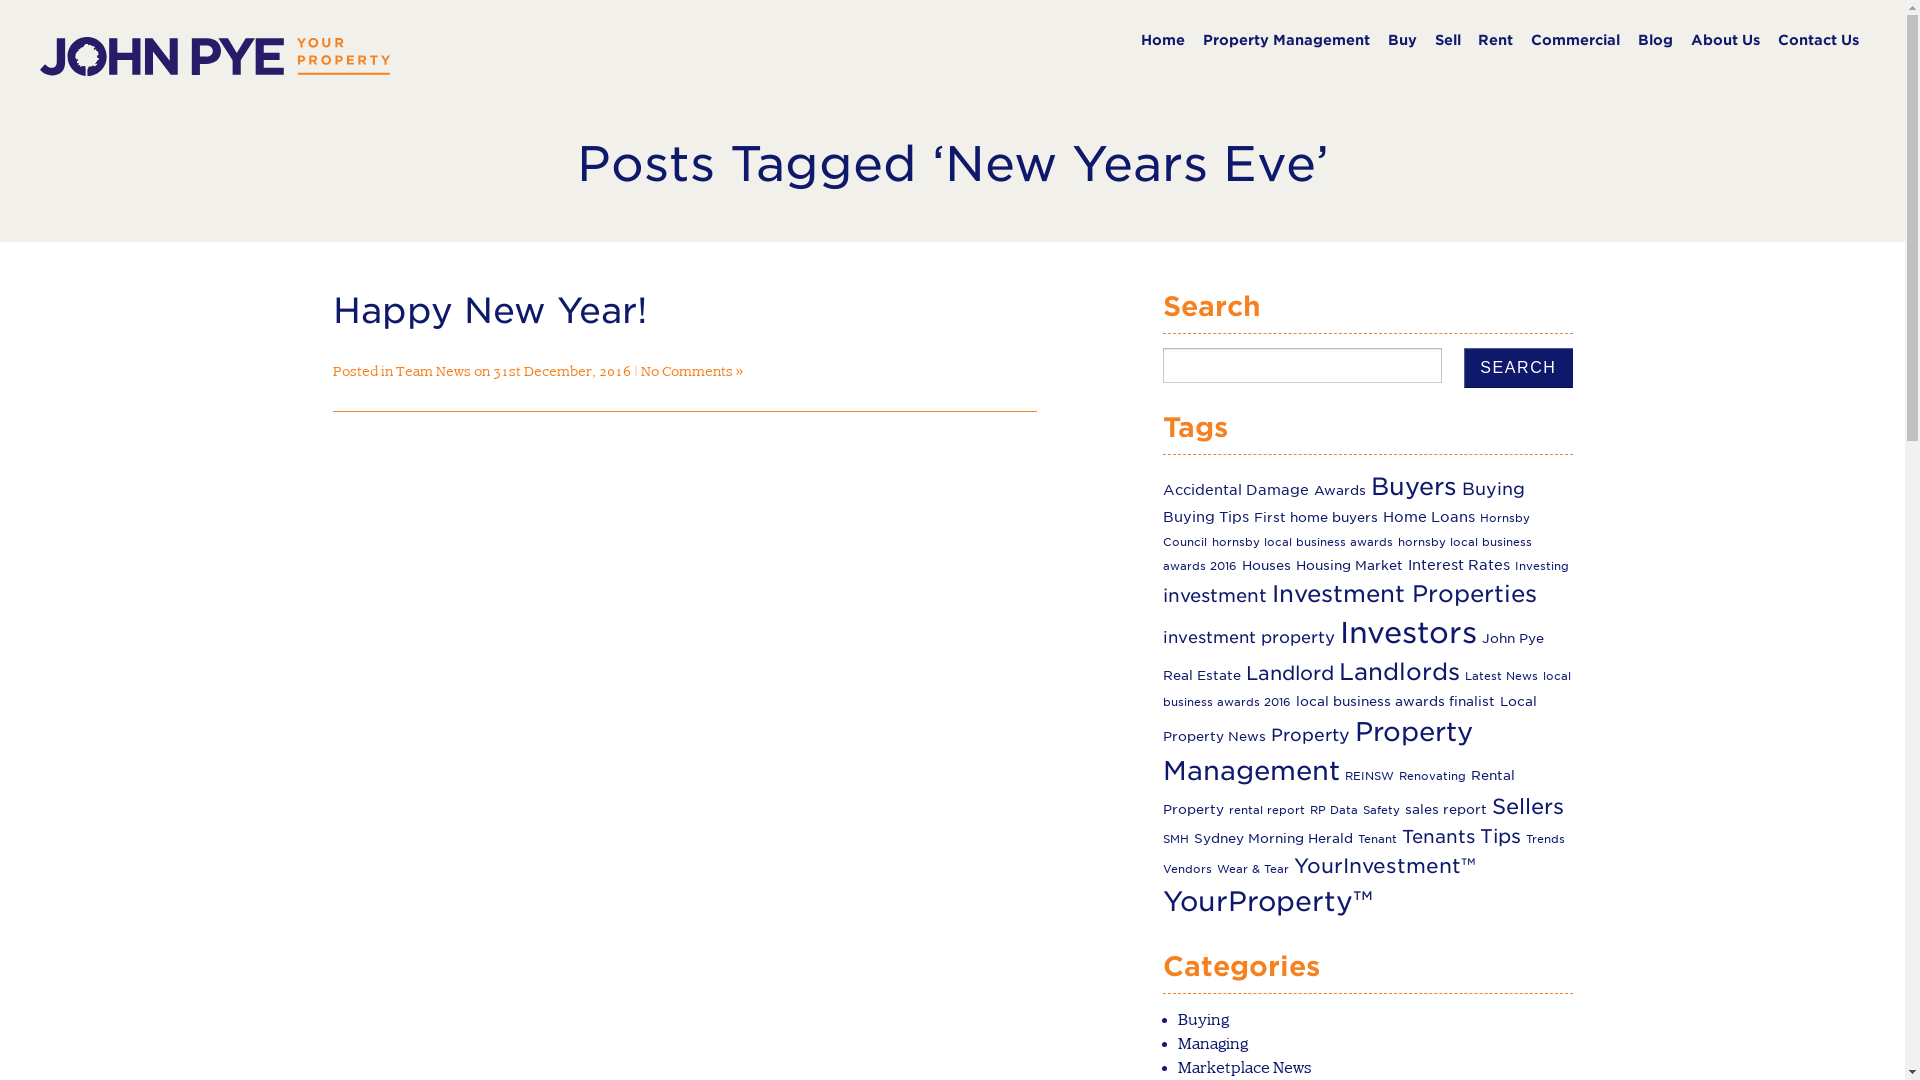  I want to click on 'Latest News', so click(1501, 675).